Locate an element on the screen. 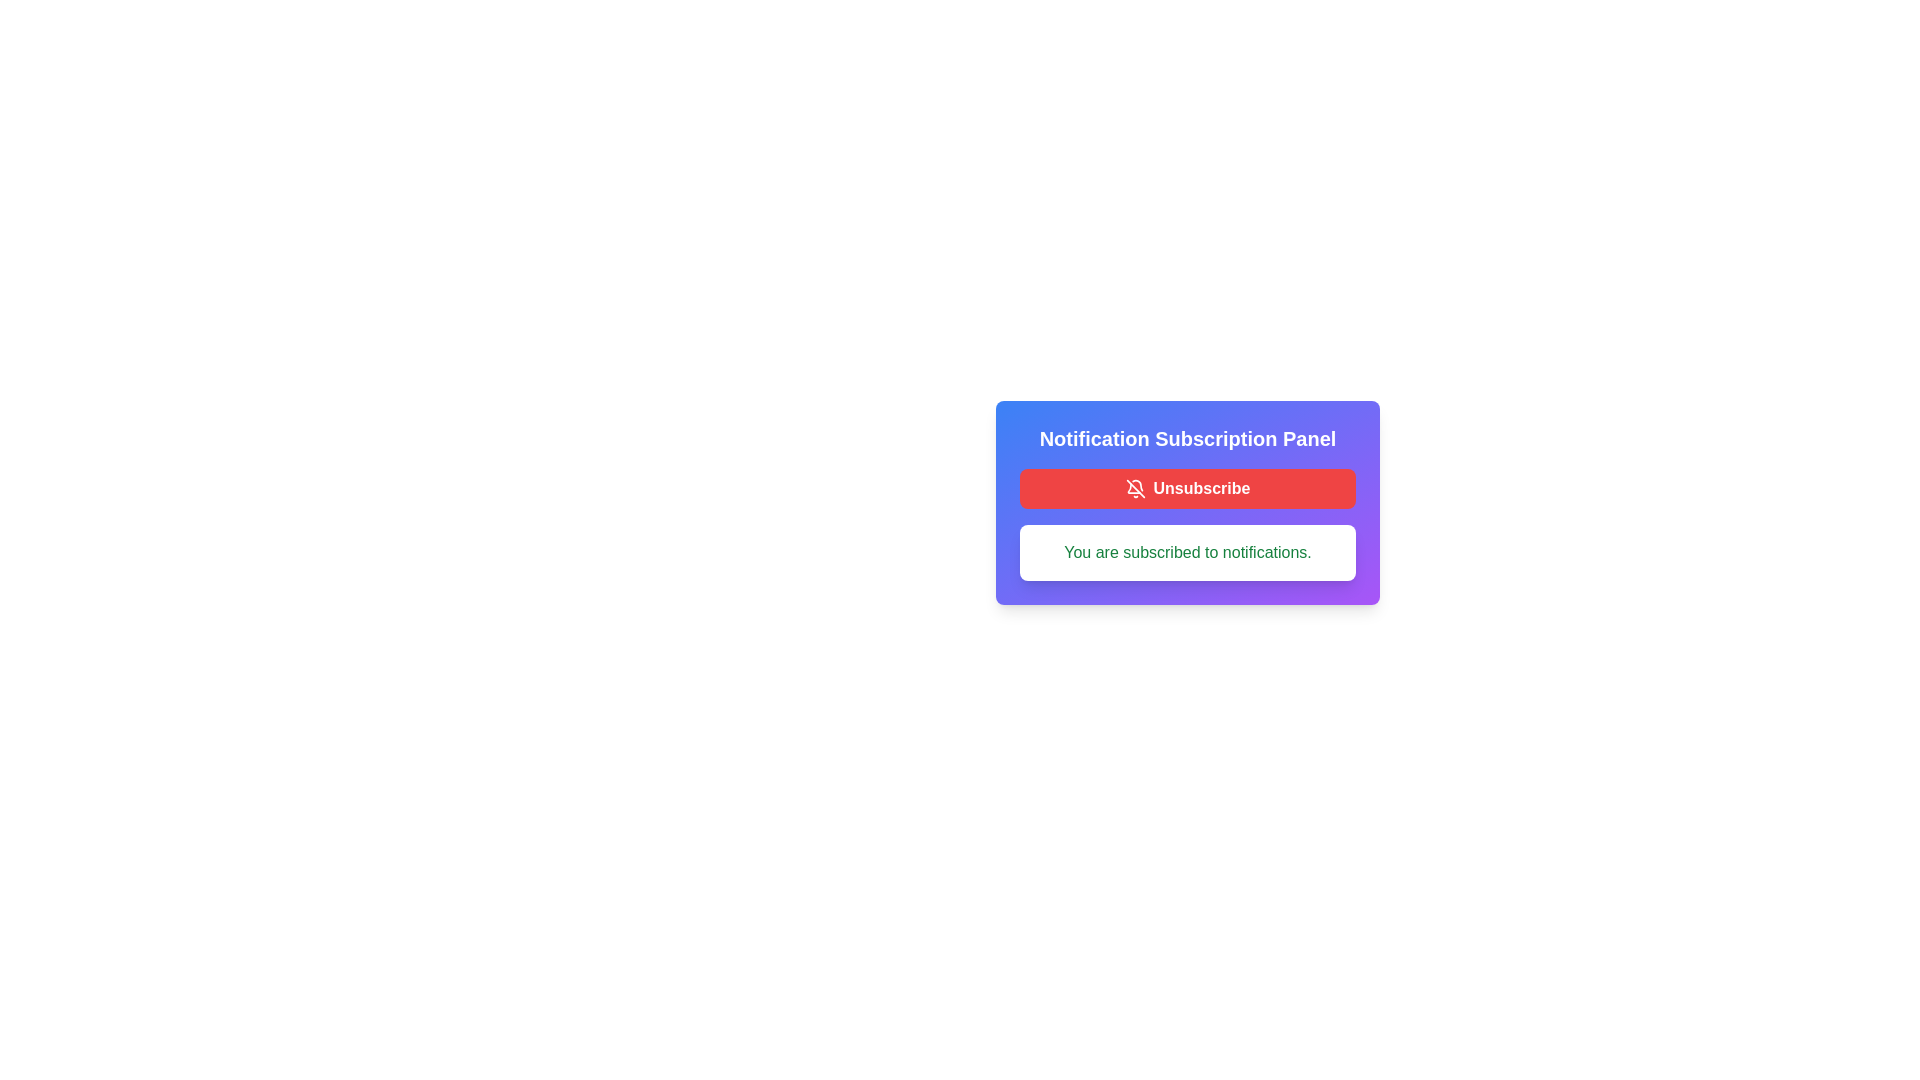 Image resolution: width=1920 pixels, height=1080 pixels. the 'Unsubscribe' button located in the notification subscription panel, which displays the user's subscription status is located at coordinates (1188, 501).